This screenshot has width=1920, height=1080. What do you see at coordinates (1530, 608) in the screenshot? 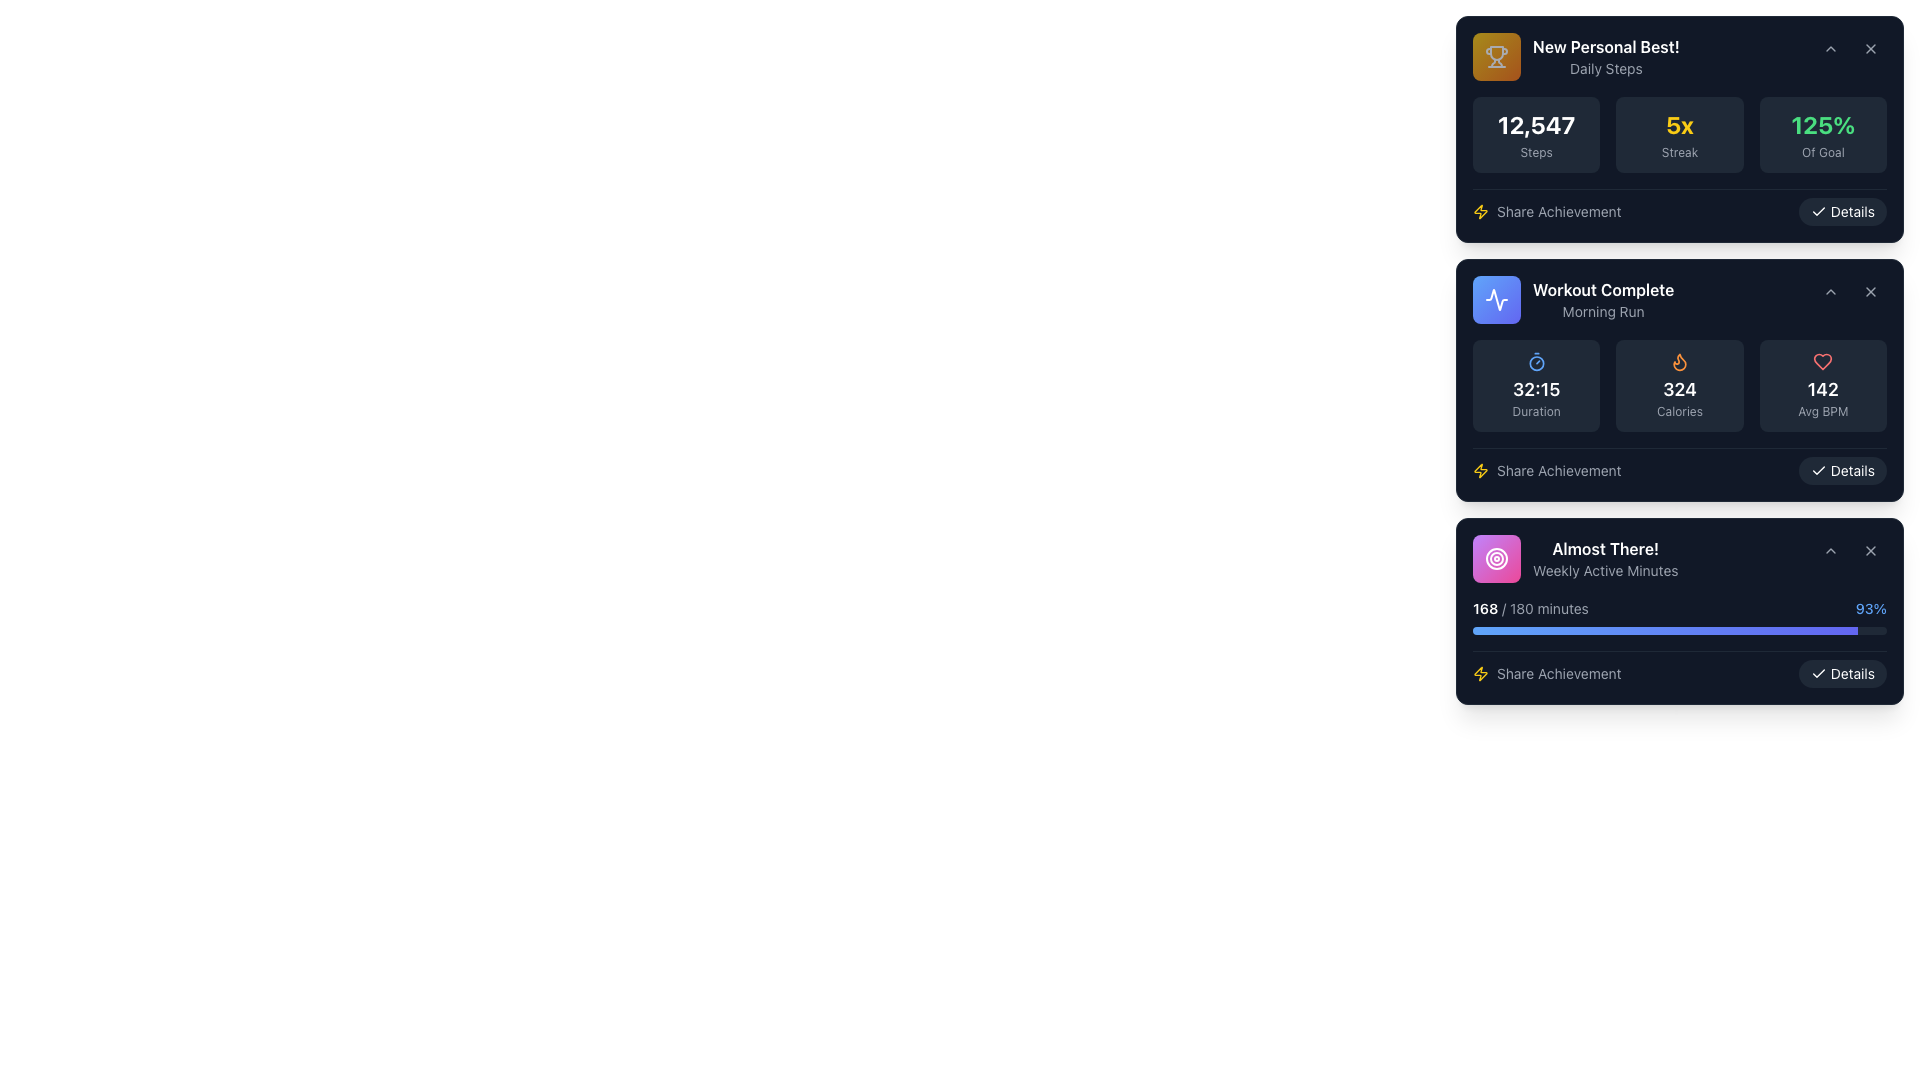
I see `the text label displaying '168 / 180 minutes', which is styled with gray text color and located in the bottom-most card of the vertical stack, near the top-left corner adjacent to a progress bar and a percentage value ('93%')` at bounding box center [1530, 608].